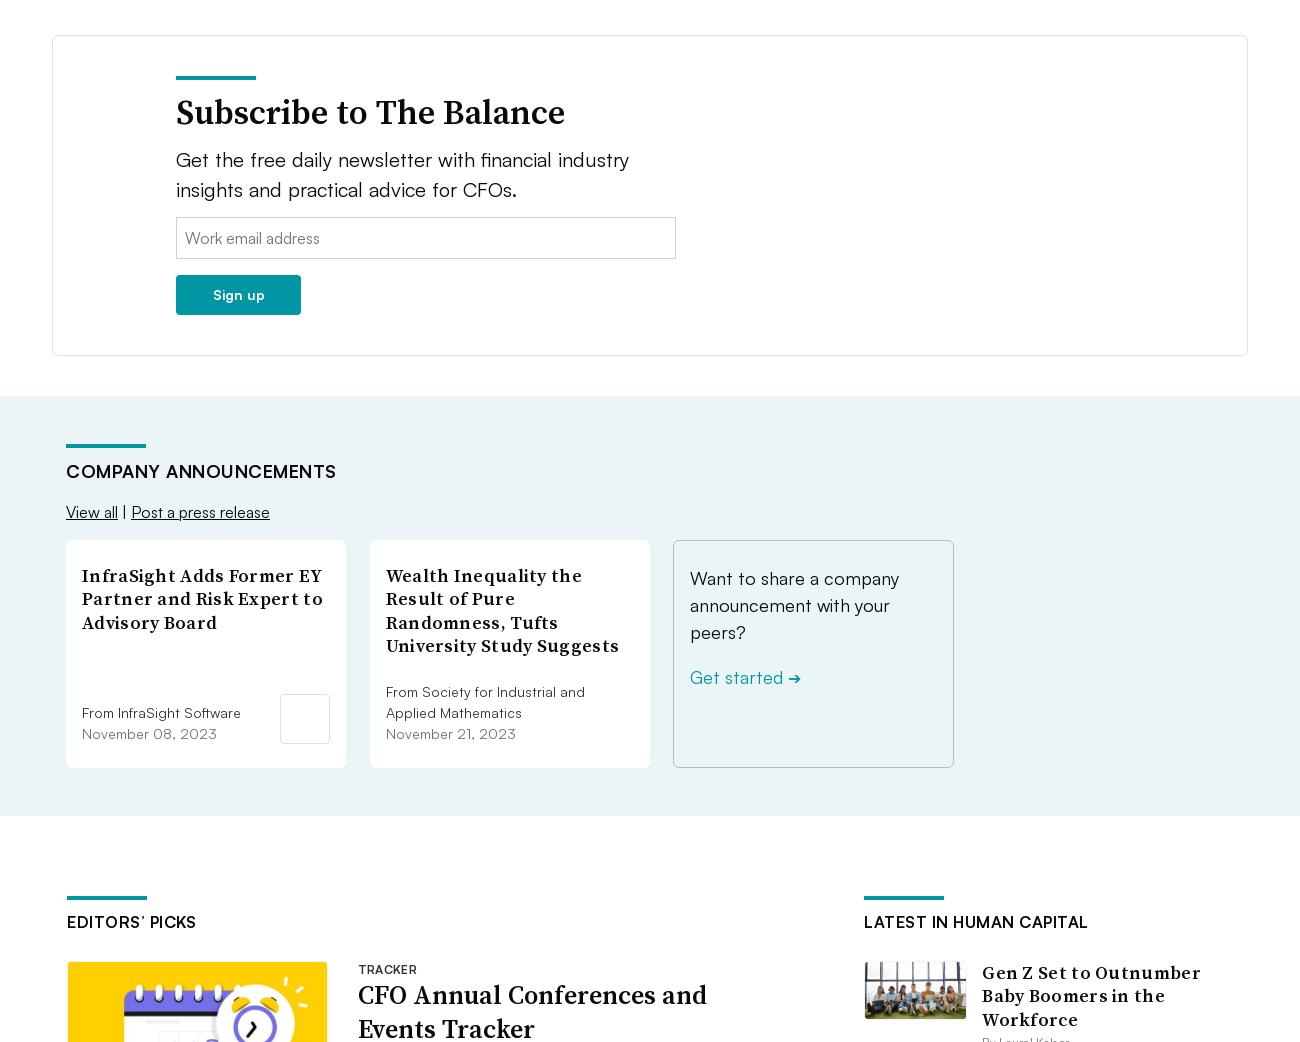 The image size is (1300, 1042). I want to click on 'InfraSight Adds Former EY Partner and Risk Expert to Advisory Board', so click(202, 597).